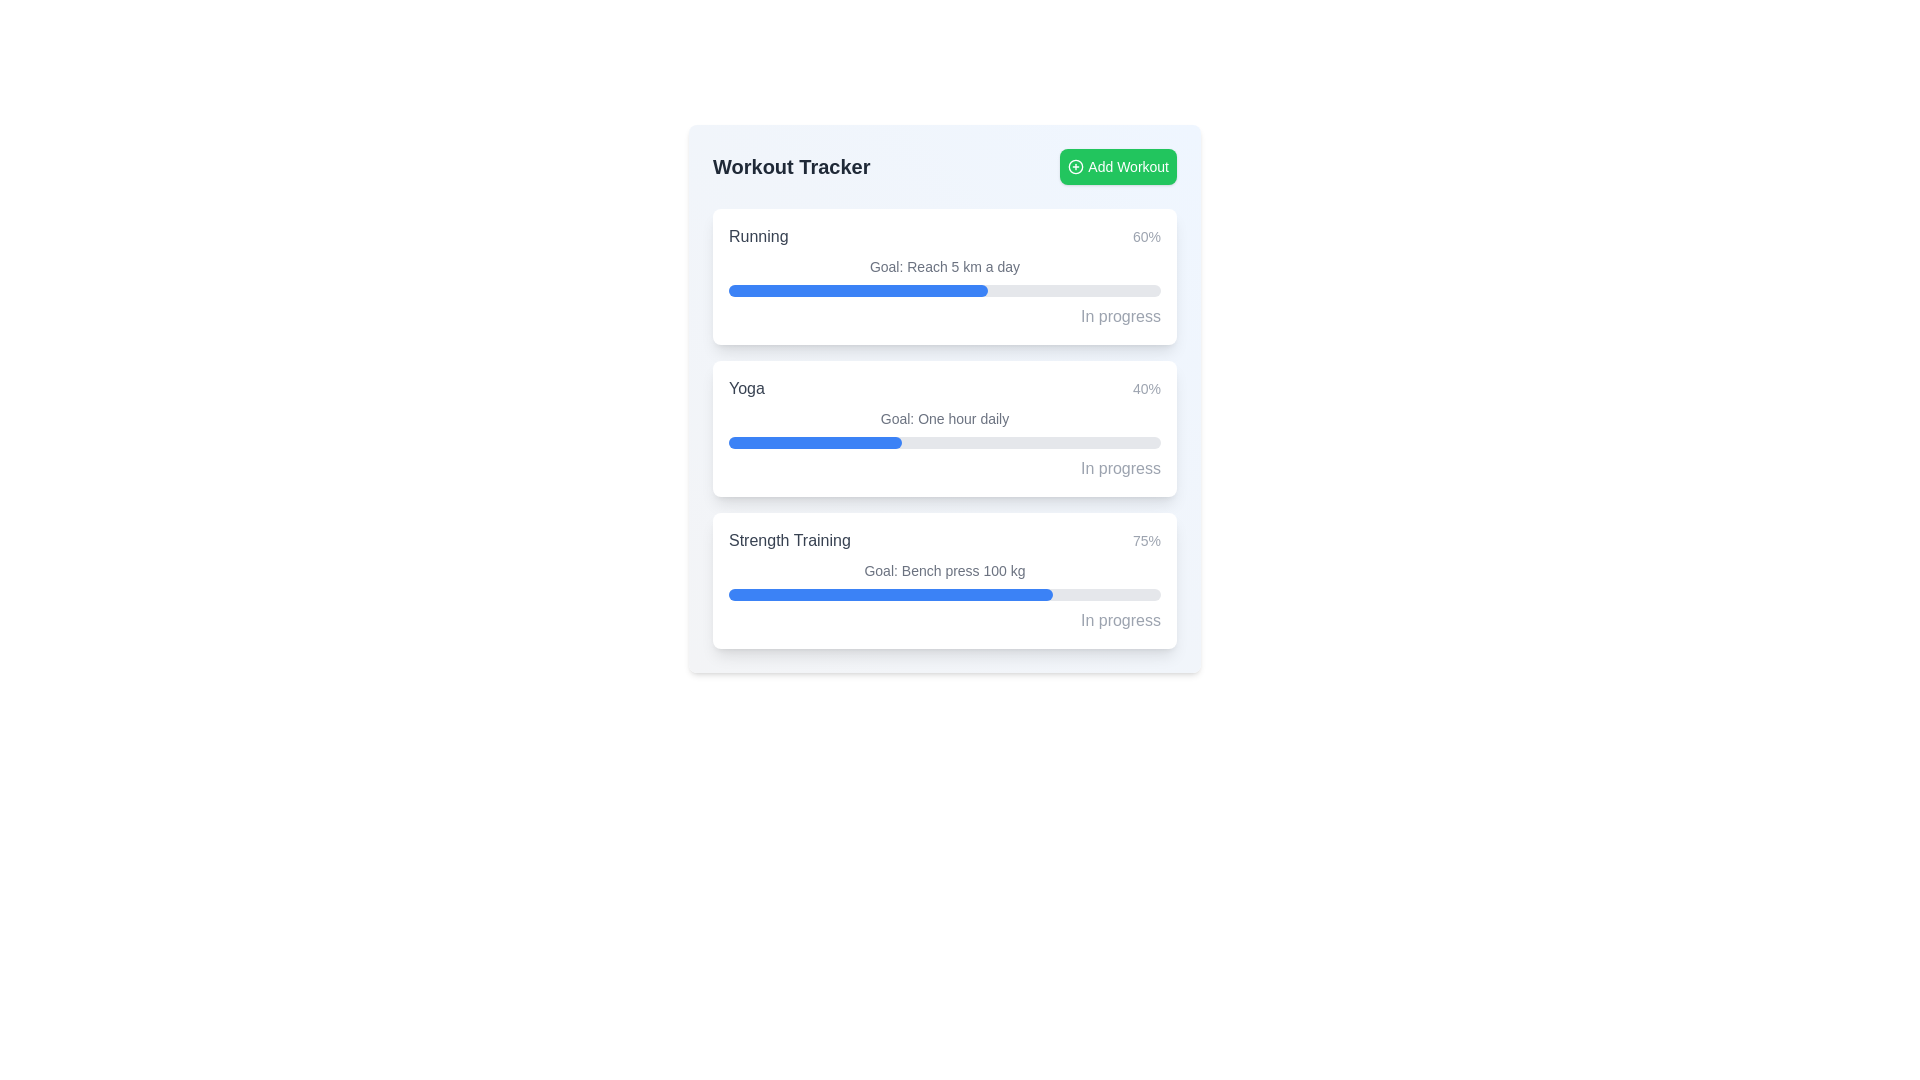 Image resolution: width=1920 pixels, height=1080 pixels. Describe the element at coordinates (1147, 235) in the screenshot. I see `the text label that reads '60%' in small gray font, located in the top-right corner of the 'Running' card above the progress bar` at that location.